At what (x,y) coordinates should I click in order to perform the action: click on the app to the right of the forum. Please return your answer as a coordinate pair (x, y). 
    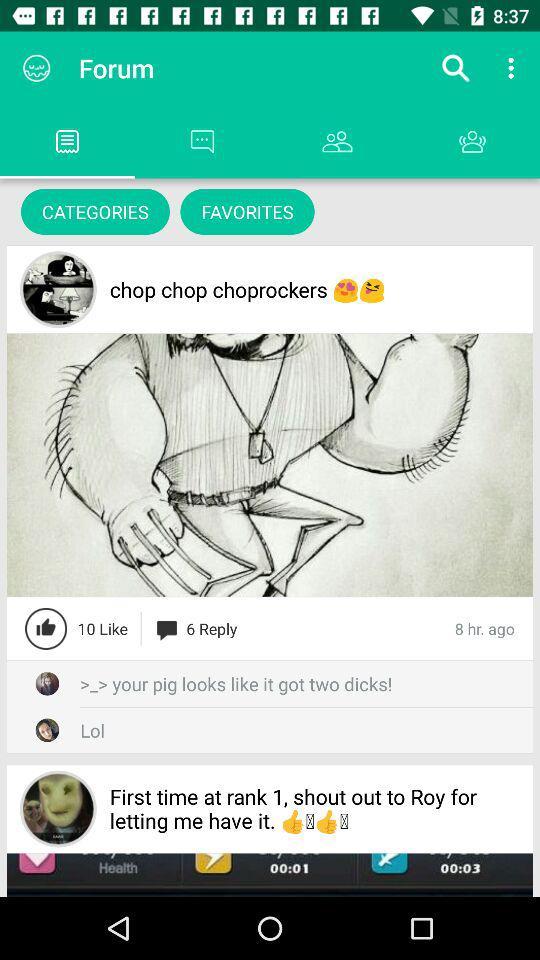
    Looking at the image, I should click on (455, 68).